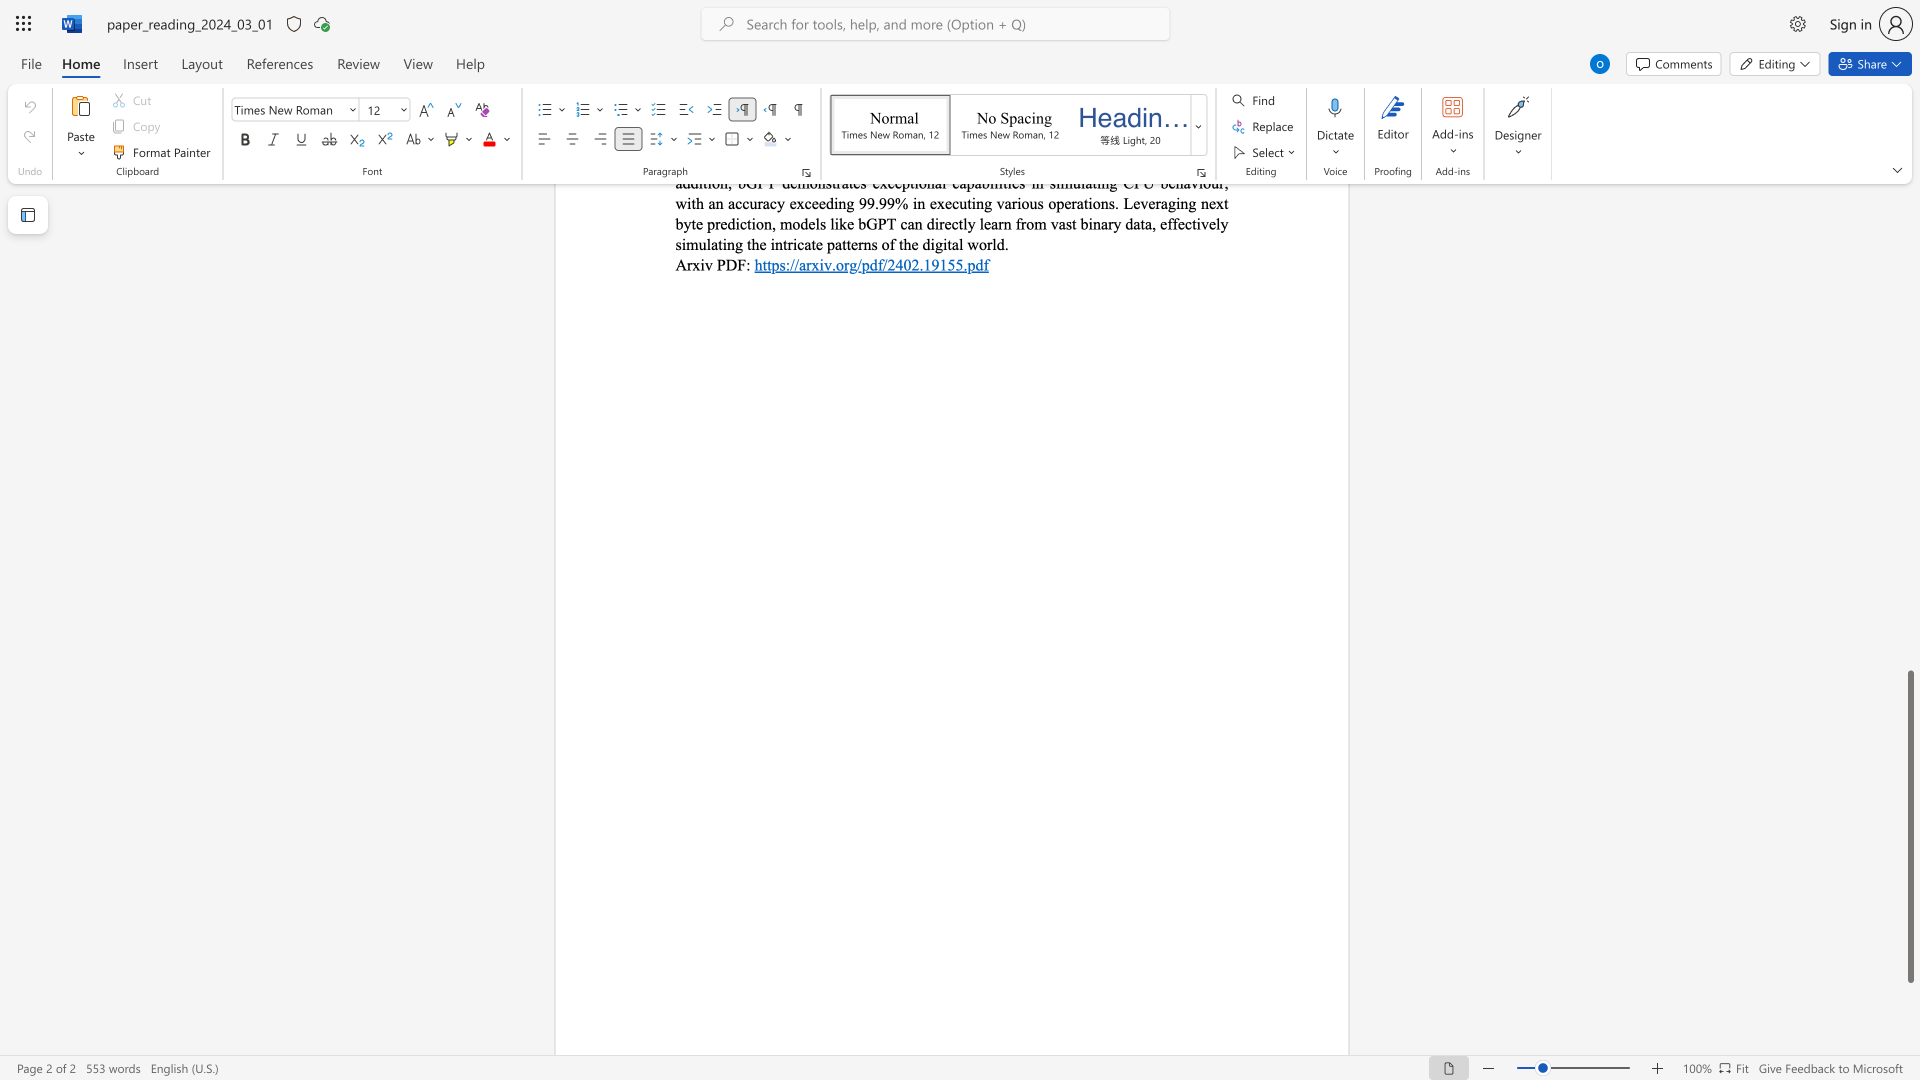 This screenshot has height=1080, width=1920. Describe the element at coordinates (1909, 459) in the screenshot. I see `the scrollbar to slide the page up` at that location.